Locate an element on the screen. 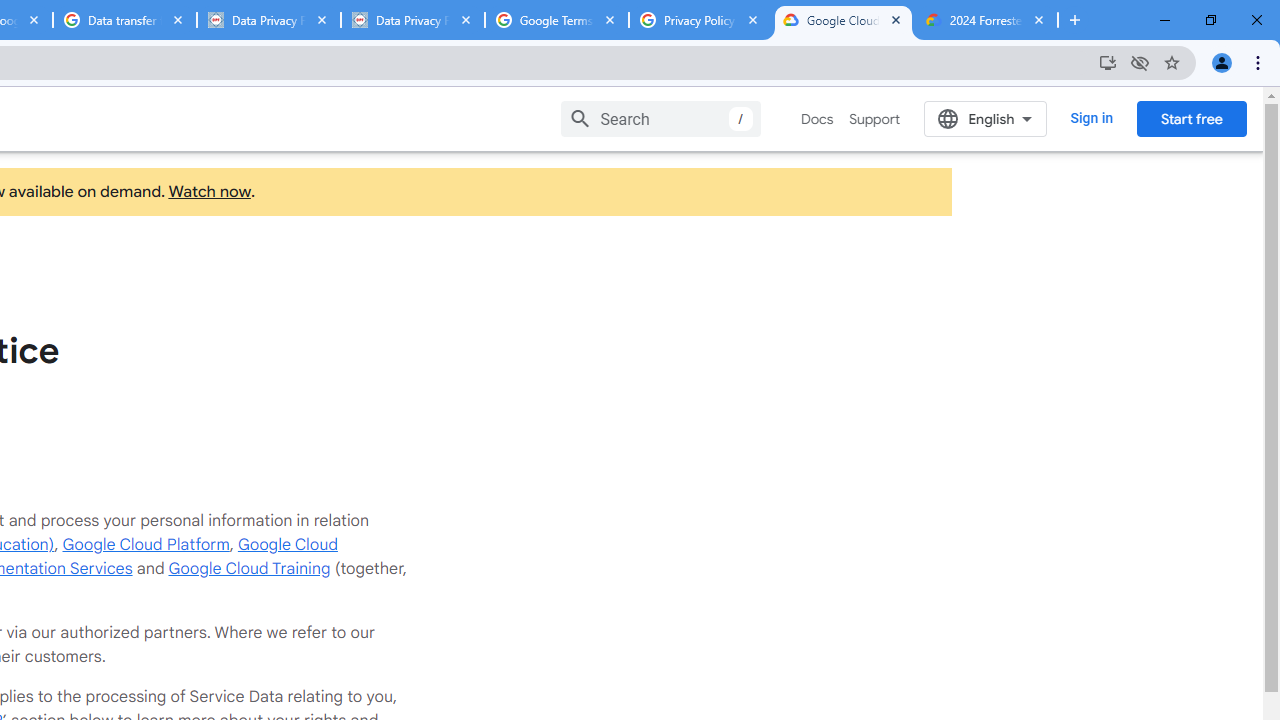 This screenshot has height=720, width=1280. 'Data Privacy Framework' is located at coordinates (411, 20).